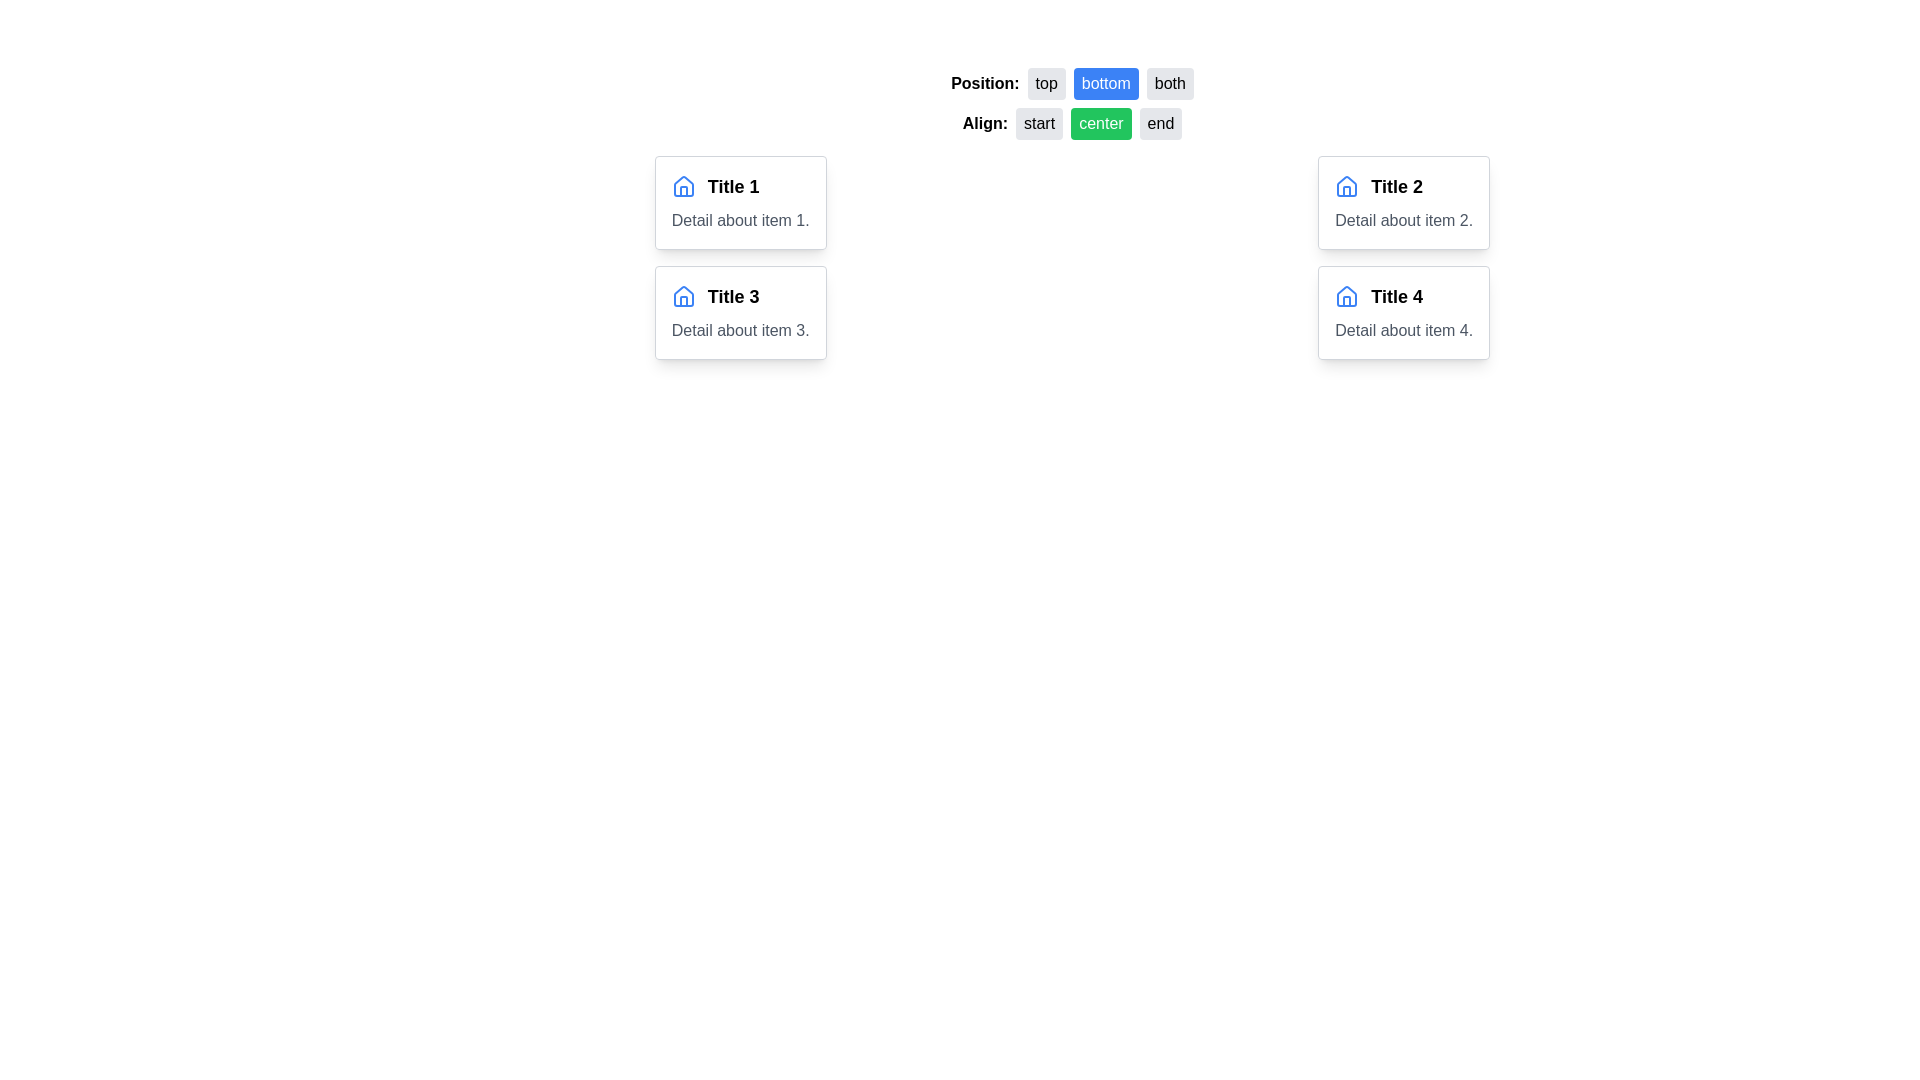 This screenshot has width=1920, height=1080. Describe the element at coordinates (1071, 83) in the screenshot. I see `the button with a blue background and white text labeled 'bottom' which is the second button in the group of three located under the label 'Position:'` at that location.